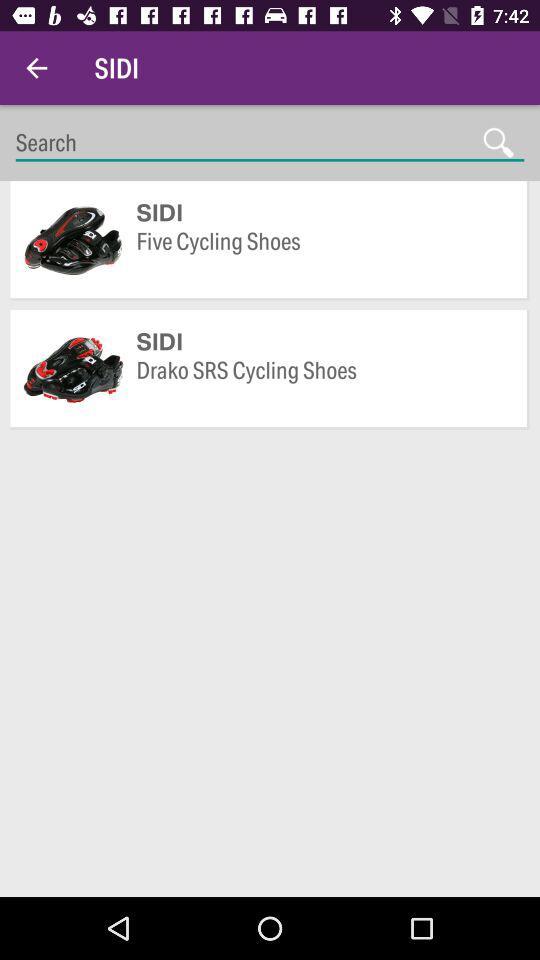  Describe the element at coordinates (36, 68) in the screenshot. I see `the item next to the sidi item` at that location.